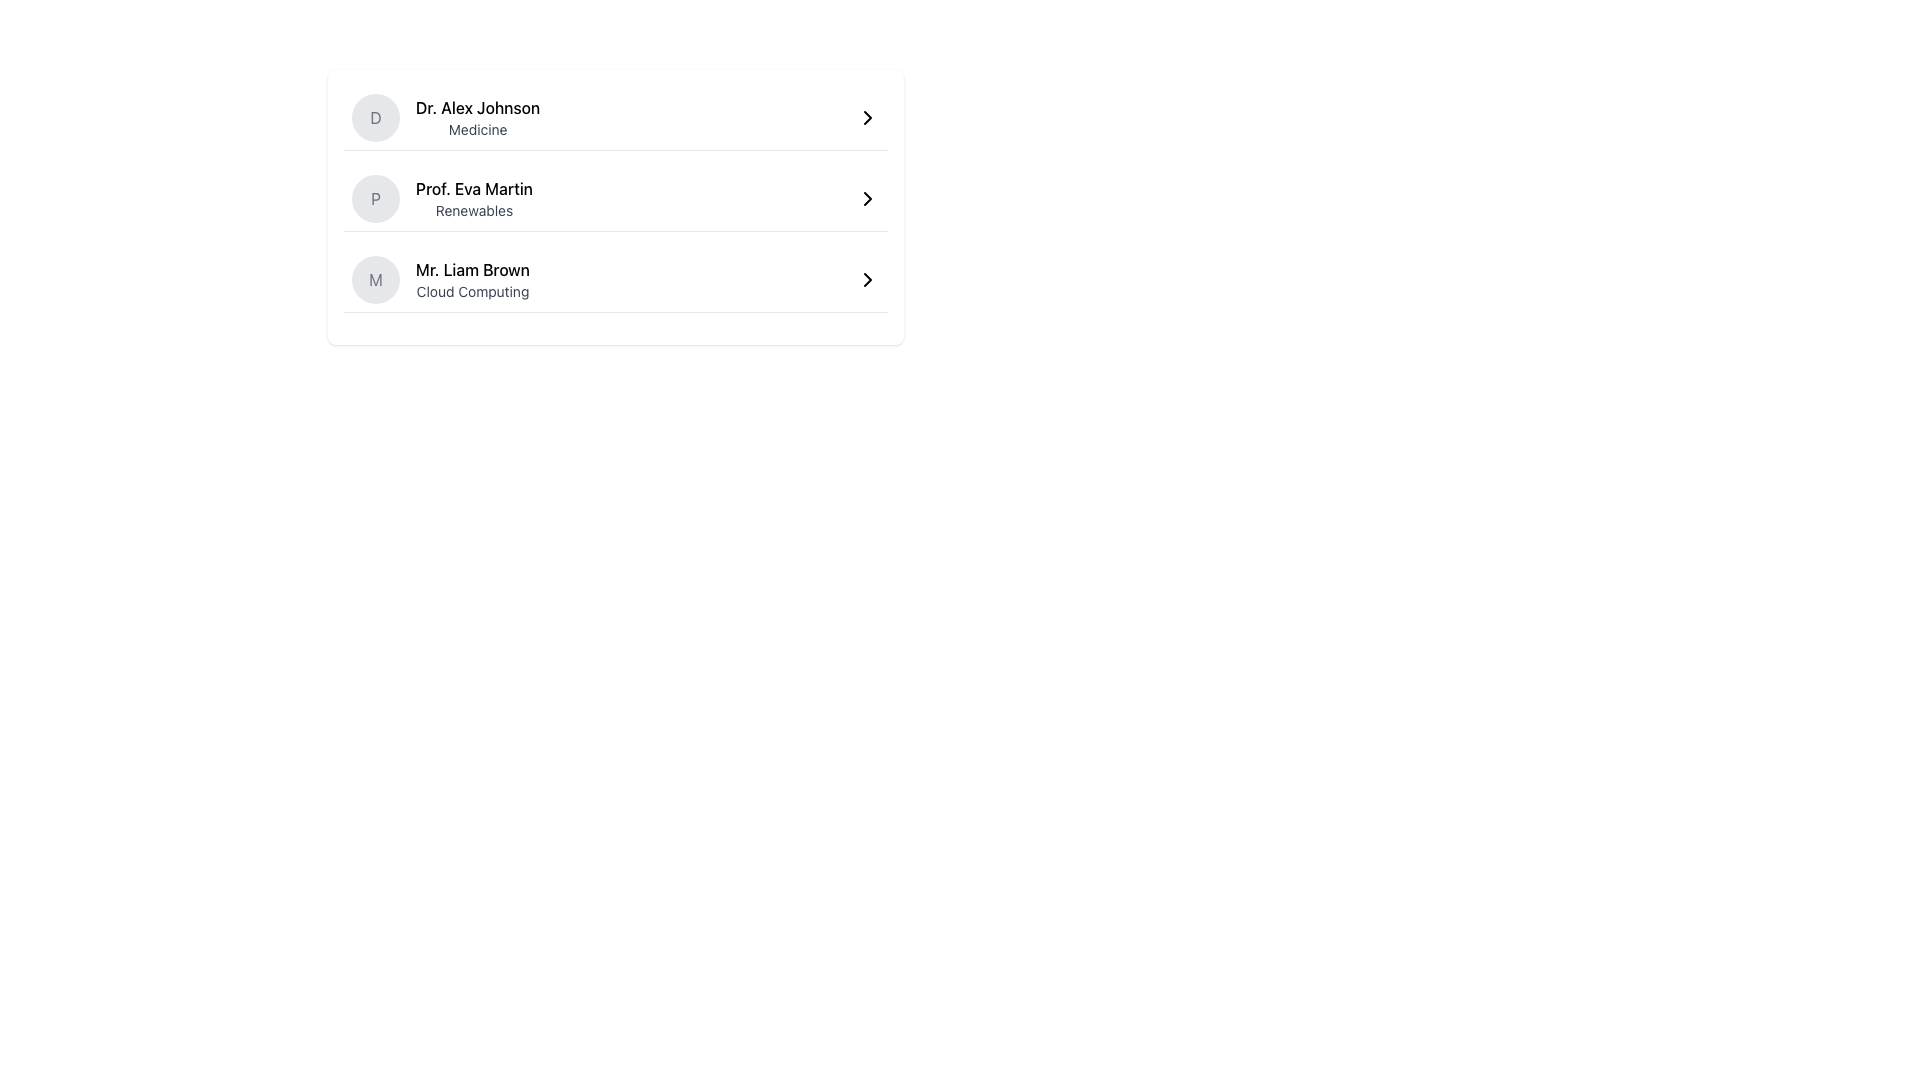 Image resolution: width=1920 pixels, height=1080 pixels. What do you see at coordinates (473, 189) in the screenshot?
I see `the Text label displaying 'Prof. Eva Martin' in the second row of the contact list, which is positioned above the subtitle 'Renewables'` at bounding box center [473, 189].